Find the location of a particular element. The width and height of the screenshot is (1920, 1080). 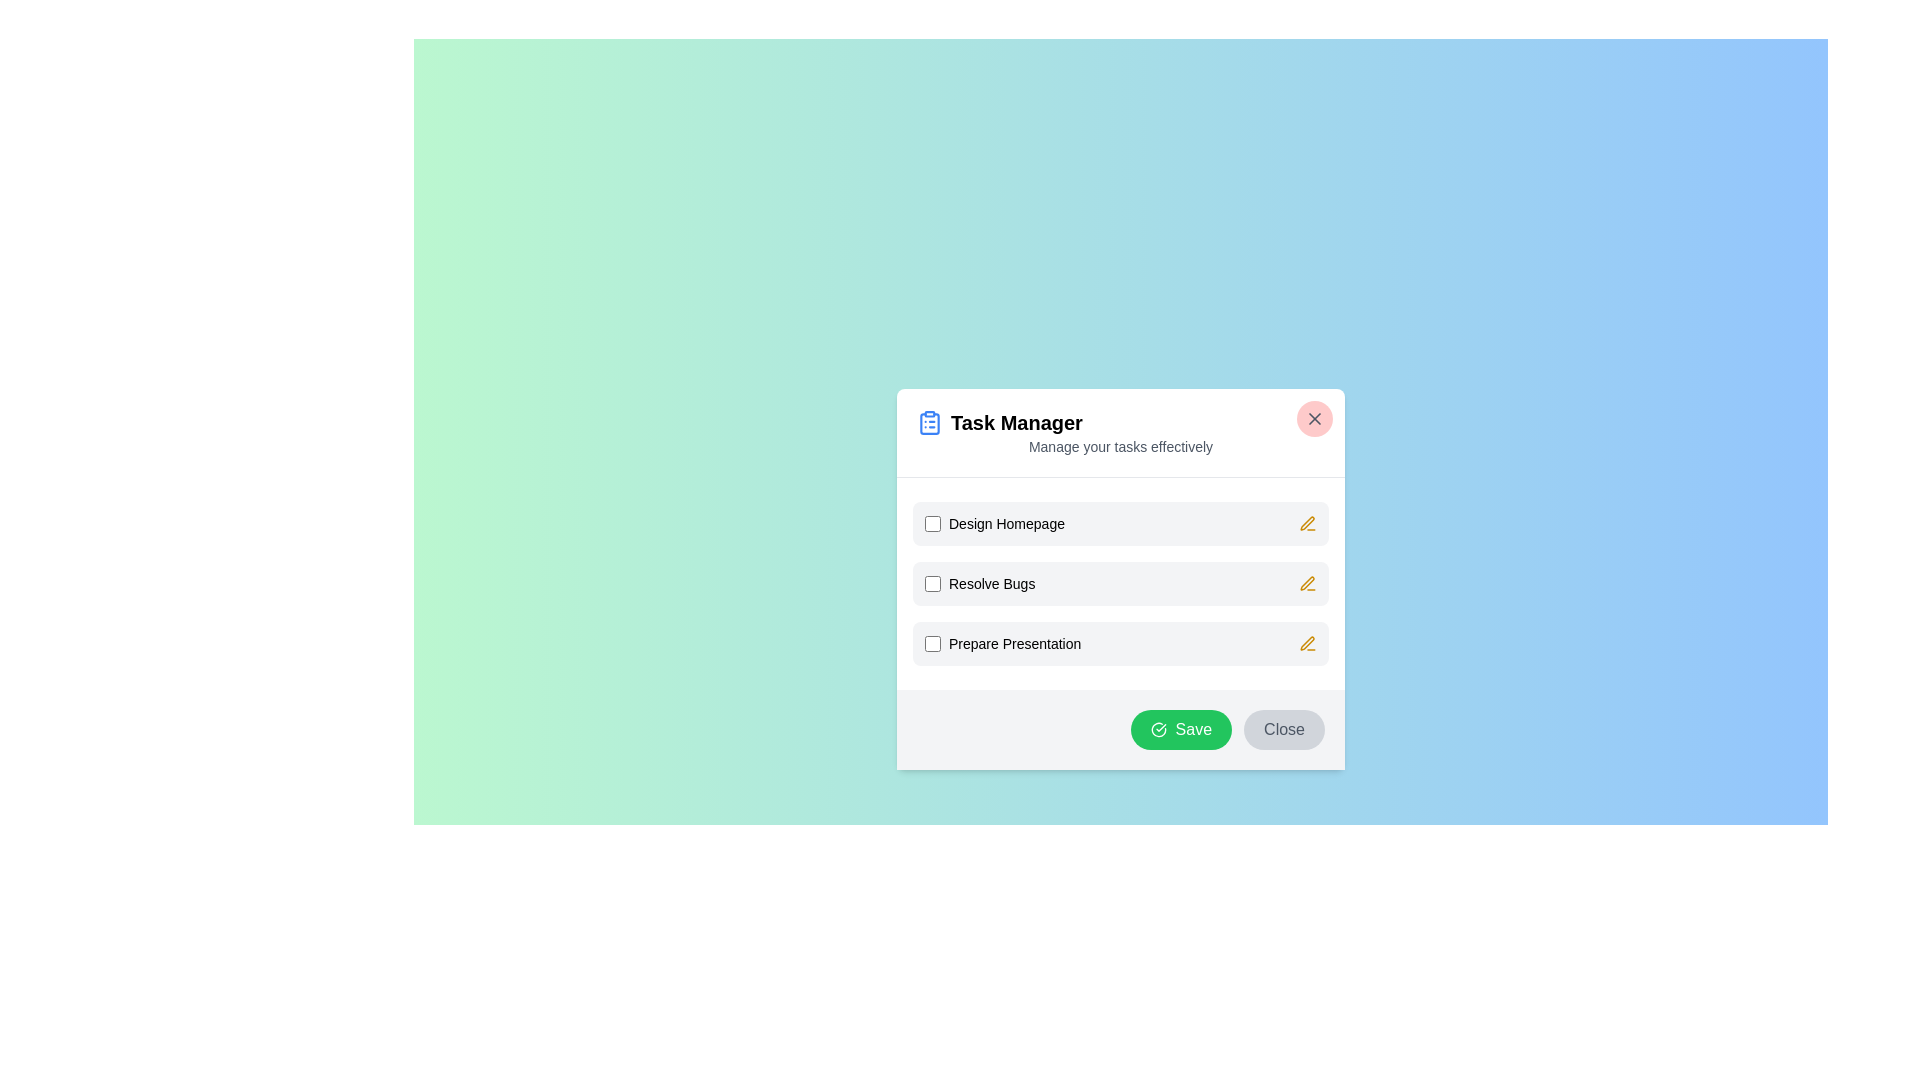

the green outlined checkbox is located at coordinates (931, 522).